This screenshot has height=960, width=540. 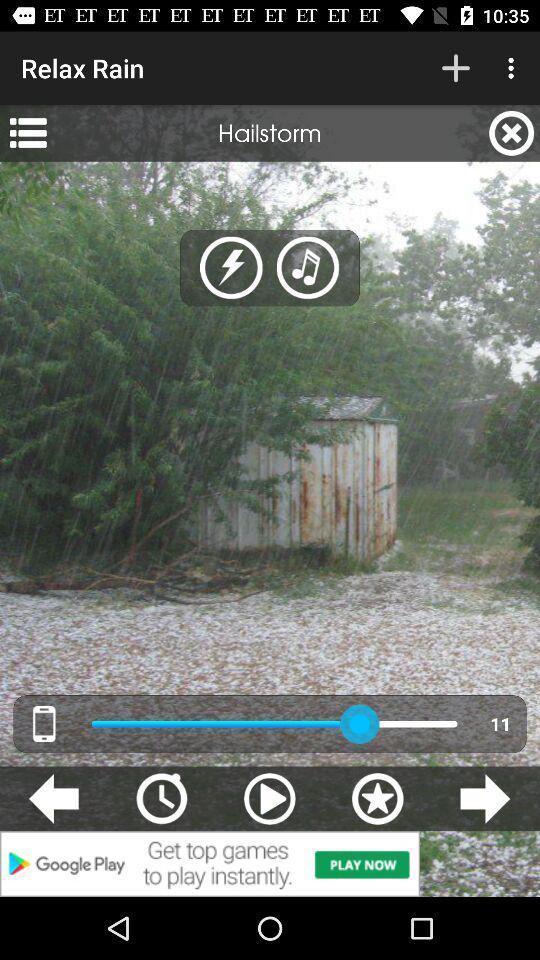 I want to click on the app next to hailstorm app, so click(x=27, y=132).